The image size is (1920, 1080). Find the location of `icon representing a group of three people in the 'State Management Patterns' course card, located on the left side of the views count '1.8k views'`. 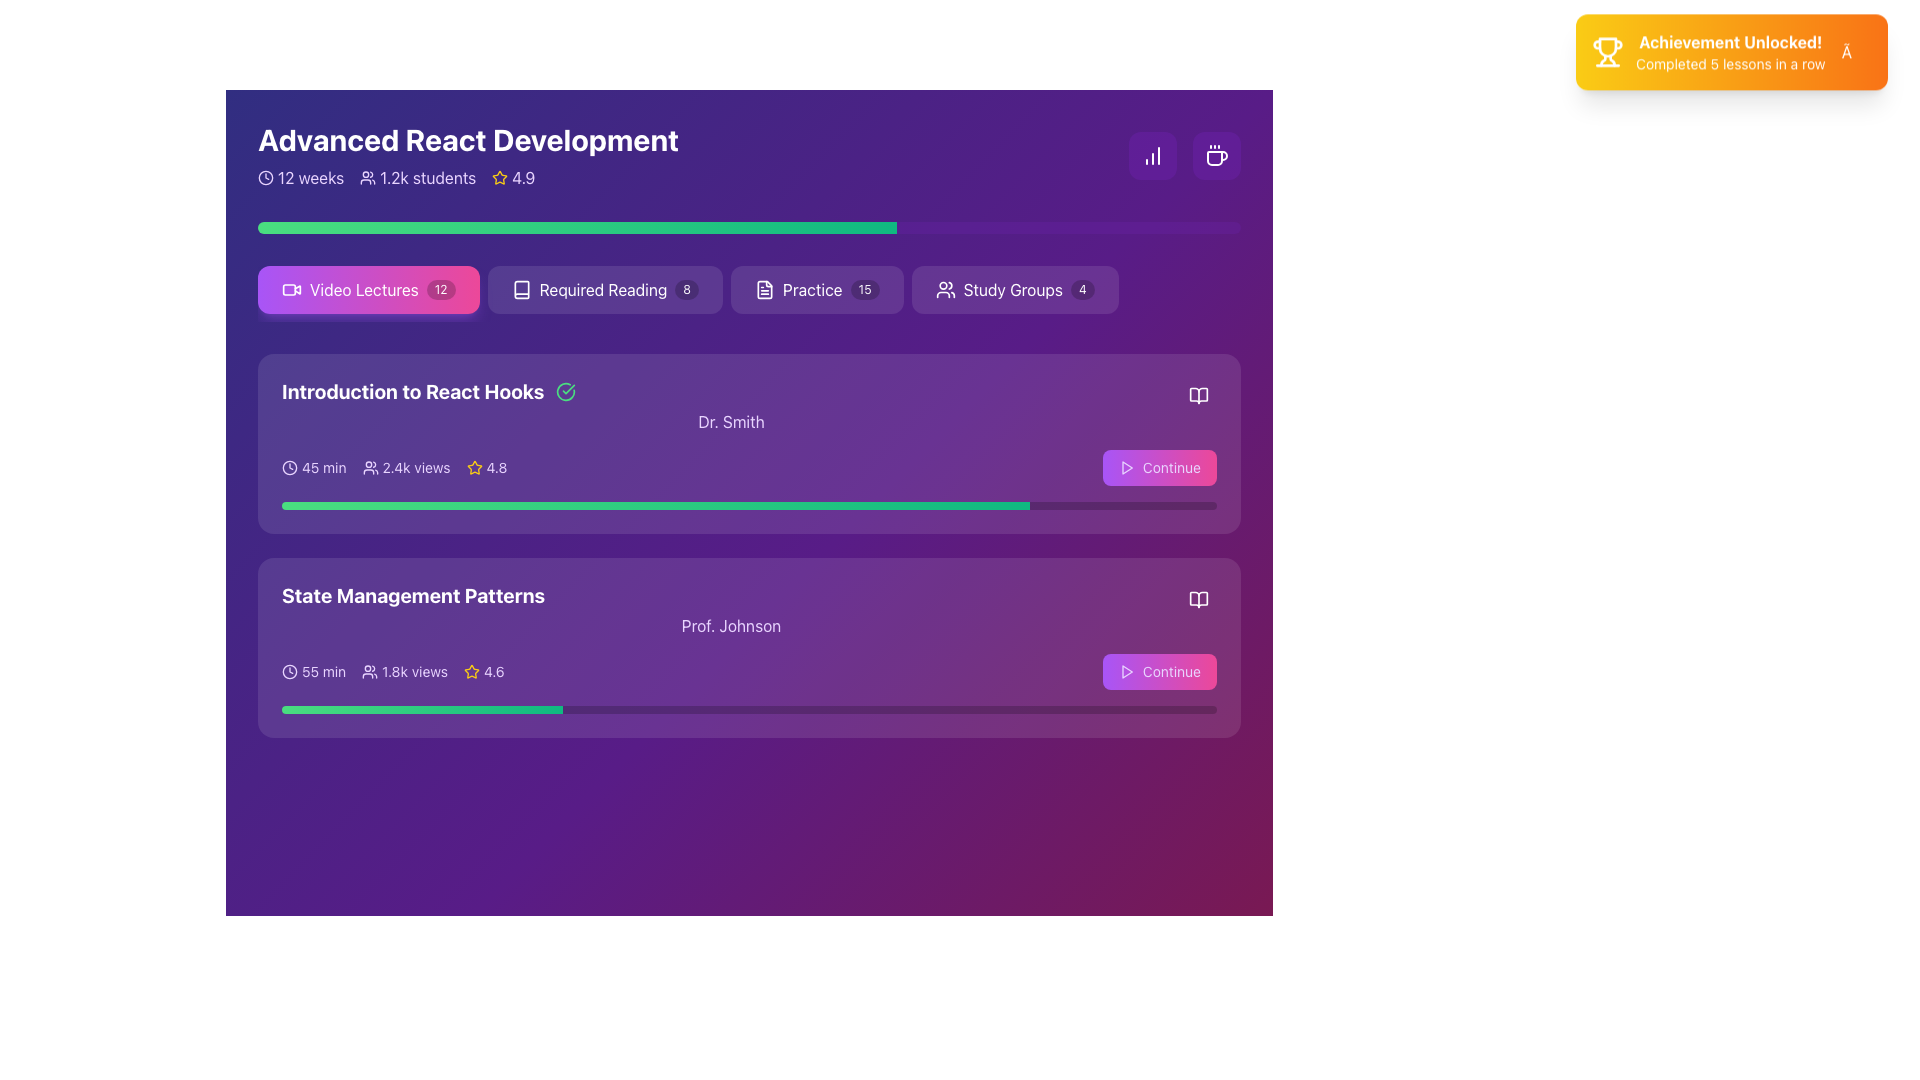

icon representing a group of three people in the 'State Management Patterns' course card, located on the left side of the views count '1.8k views' is located at coordinates (370, 671).